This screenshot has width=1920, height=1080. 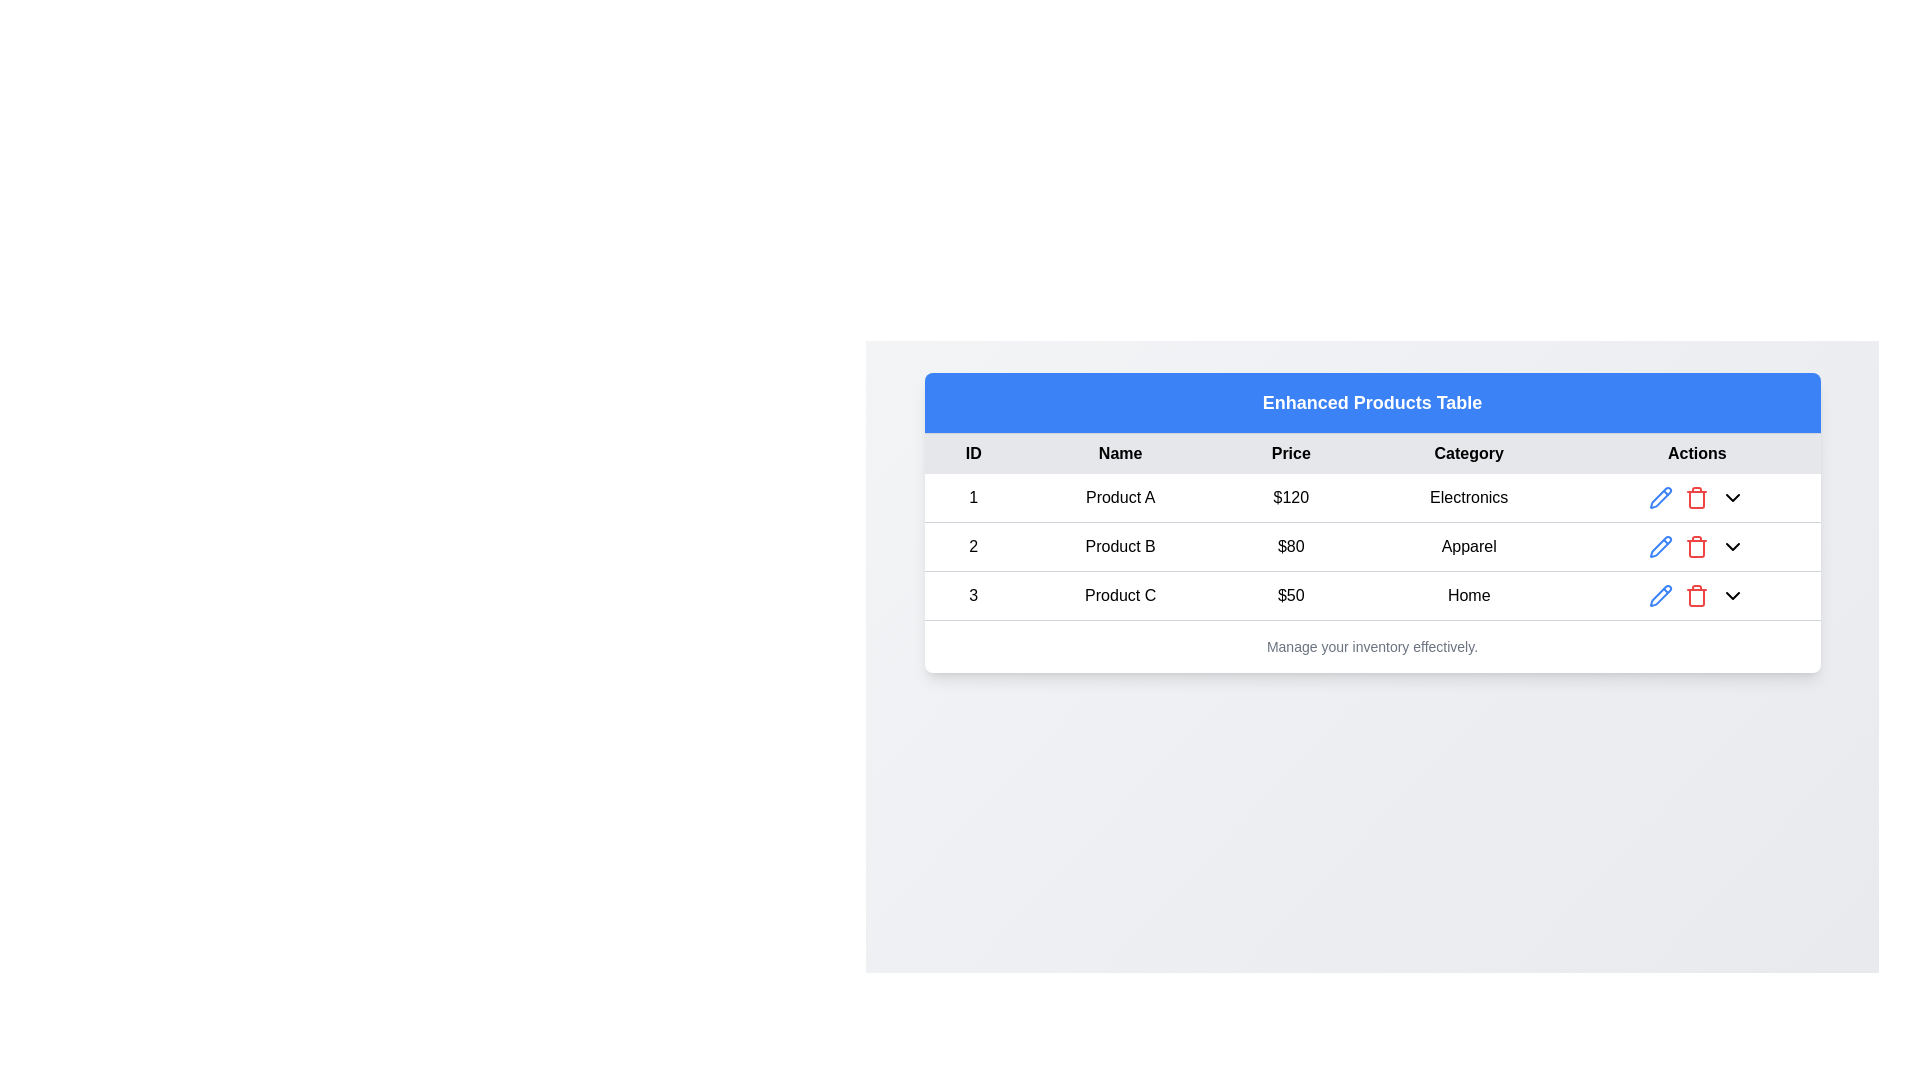 What do you see at coordinates (1291, 453) in the screenshot?
I see `the text label displaying 'Price' in bold, located in the gray header row of the table` at bounding box center [1291, 453].